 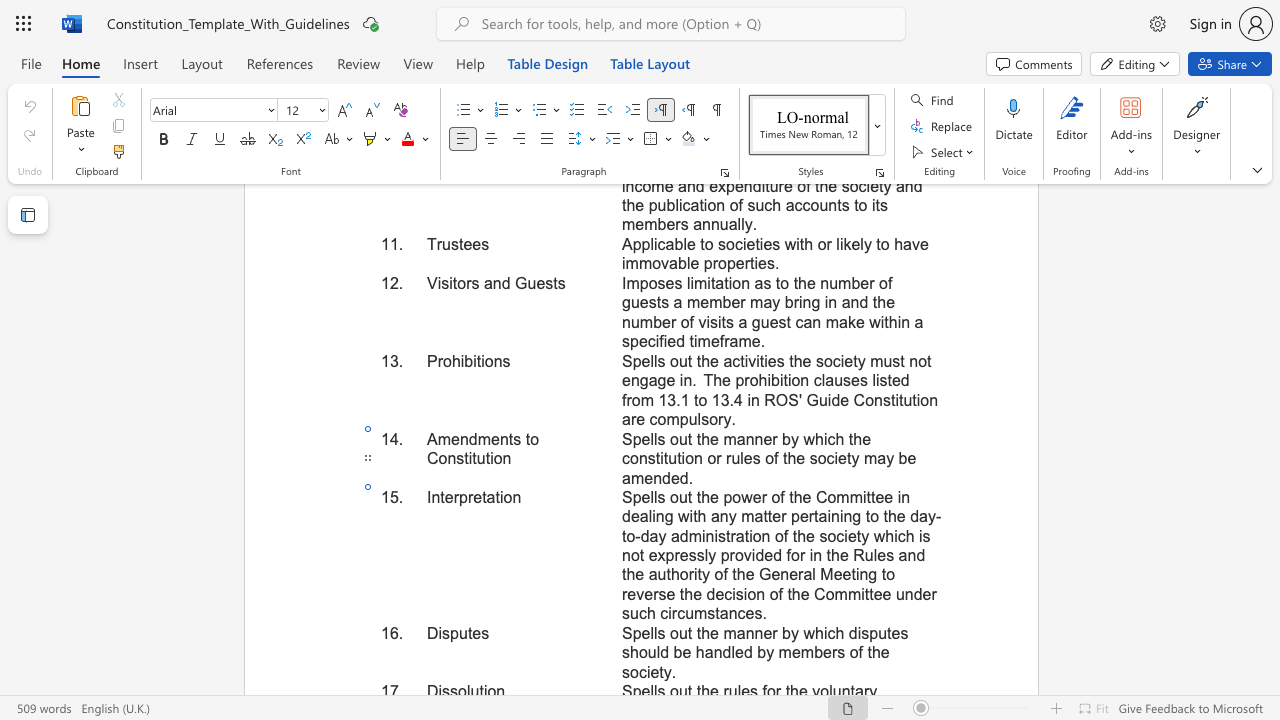 What do you see at coordinates (674, 438) in the screenshot?
I see `the 1th character "o" in the text` at bounding box center [674, 438].